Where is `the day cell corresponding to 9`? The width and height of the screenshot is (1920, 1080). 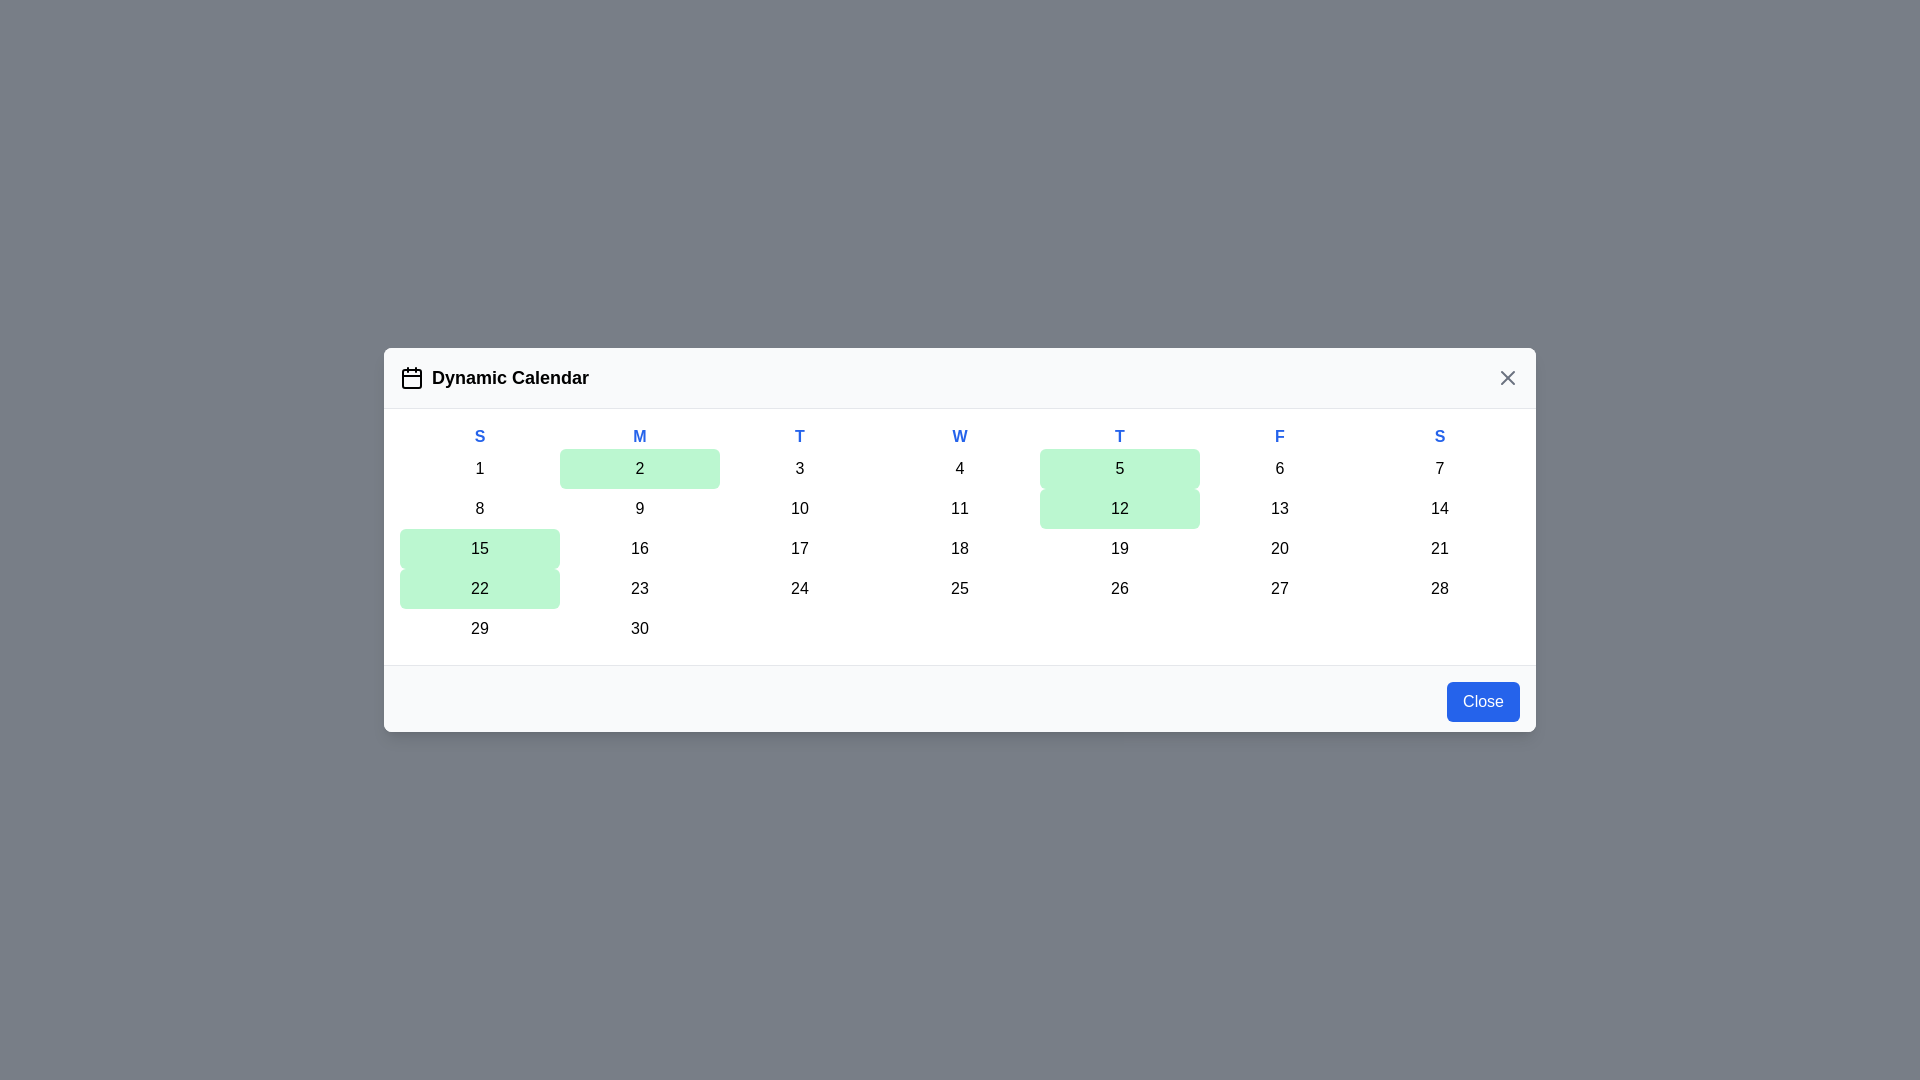 the day cell corresponding to 9 is located at coordinates (638, 508).